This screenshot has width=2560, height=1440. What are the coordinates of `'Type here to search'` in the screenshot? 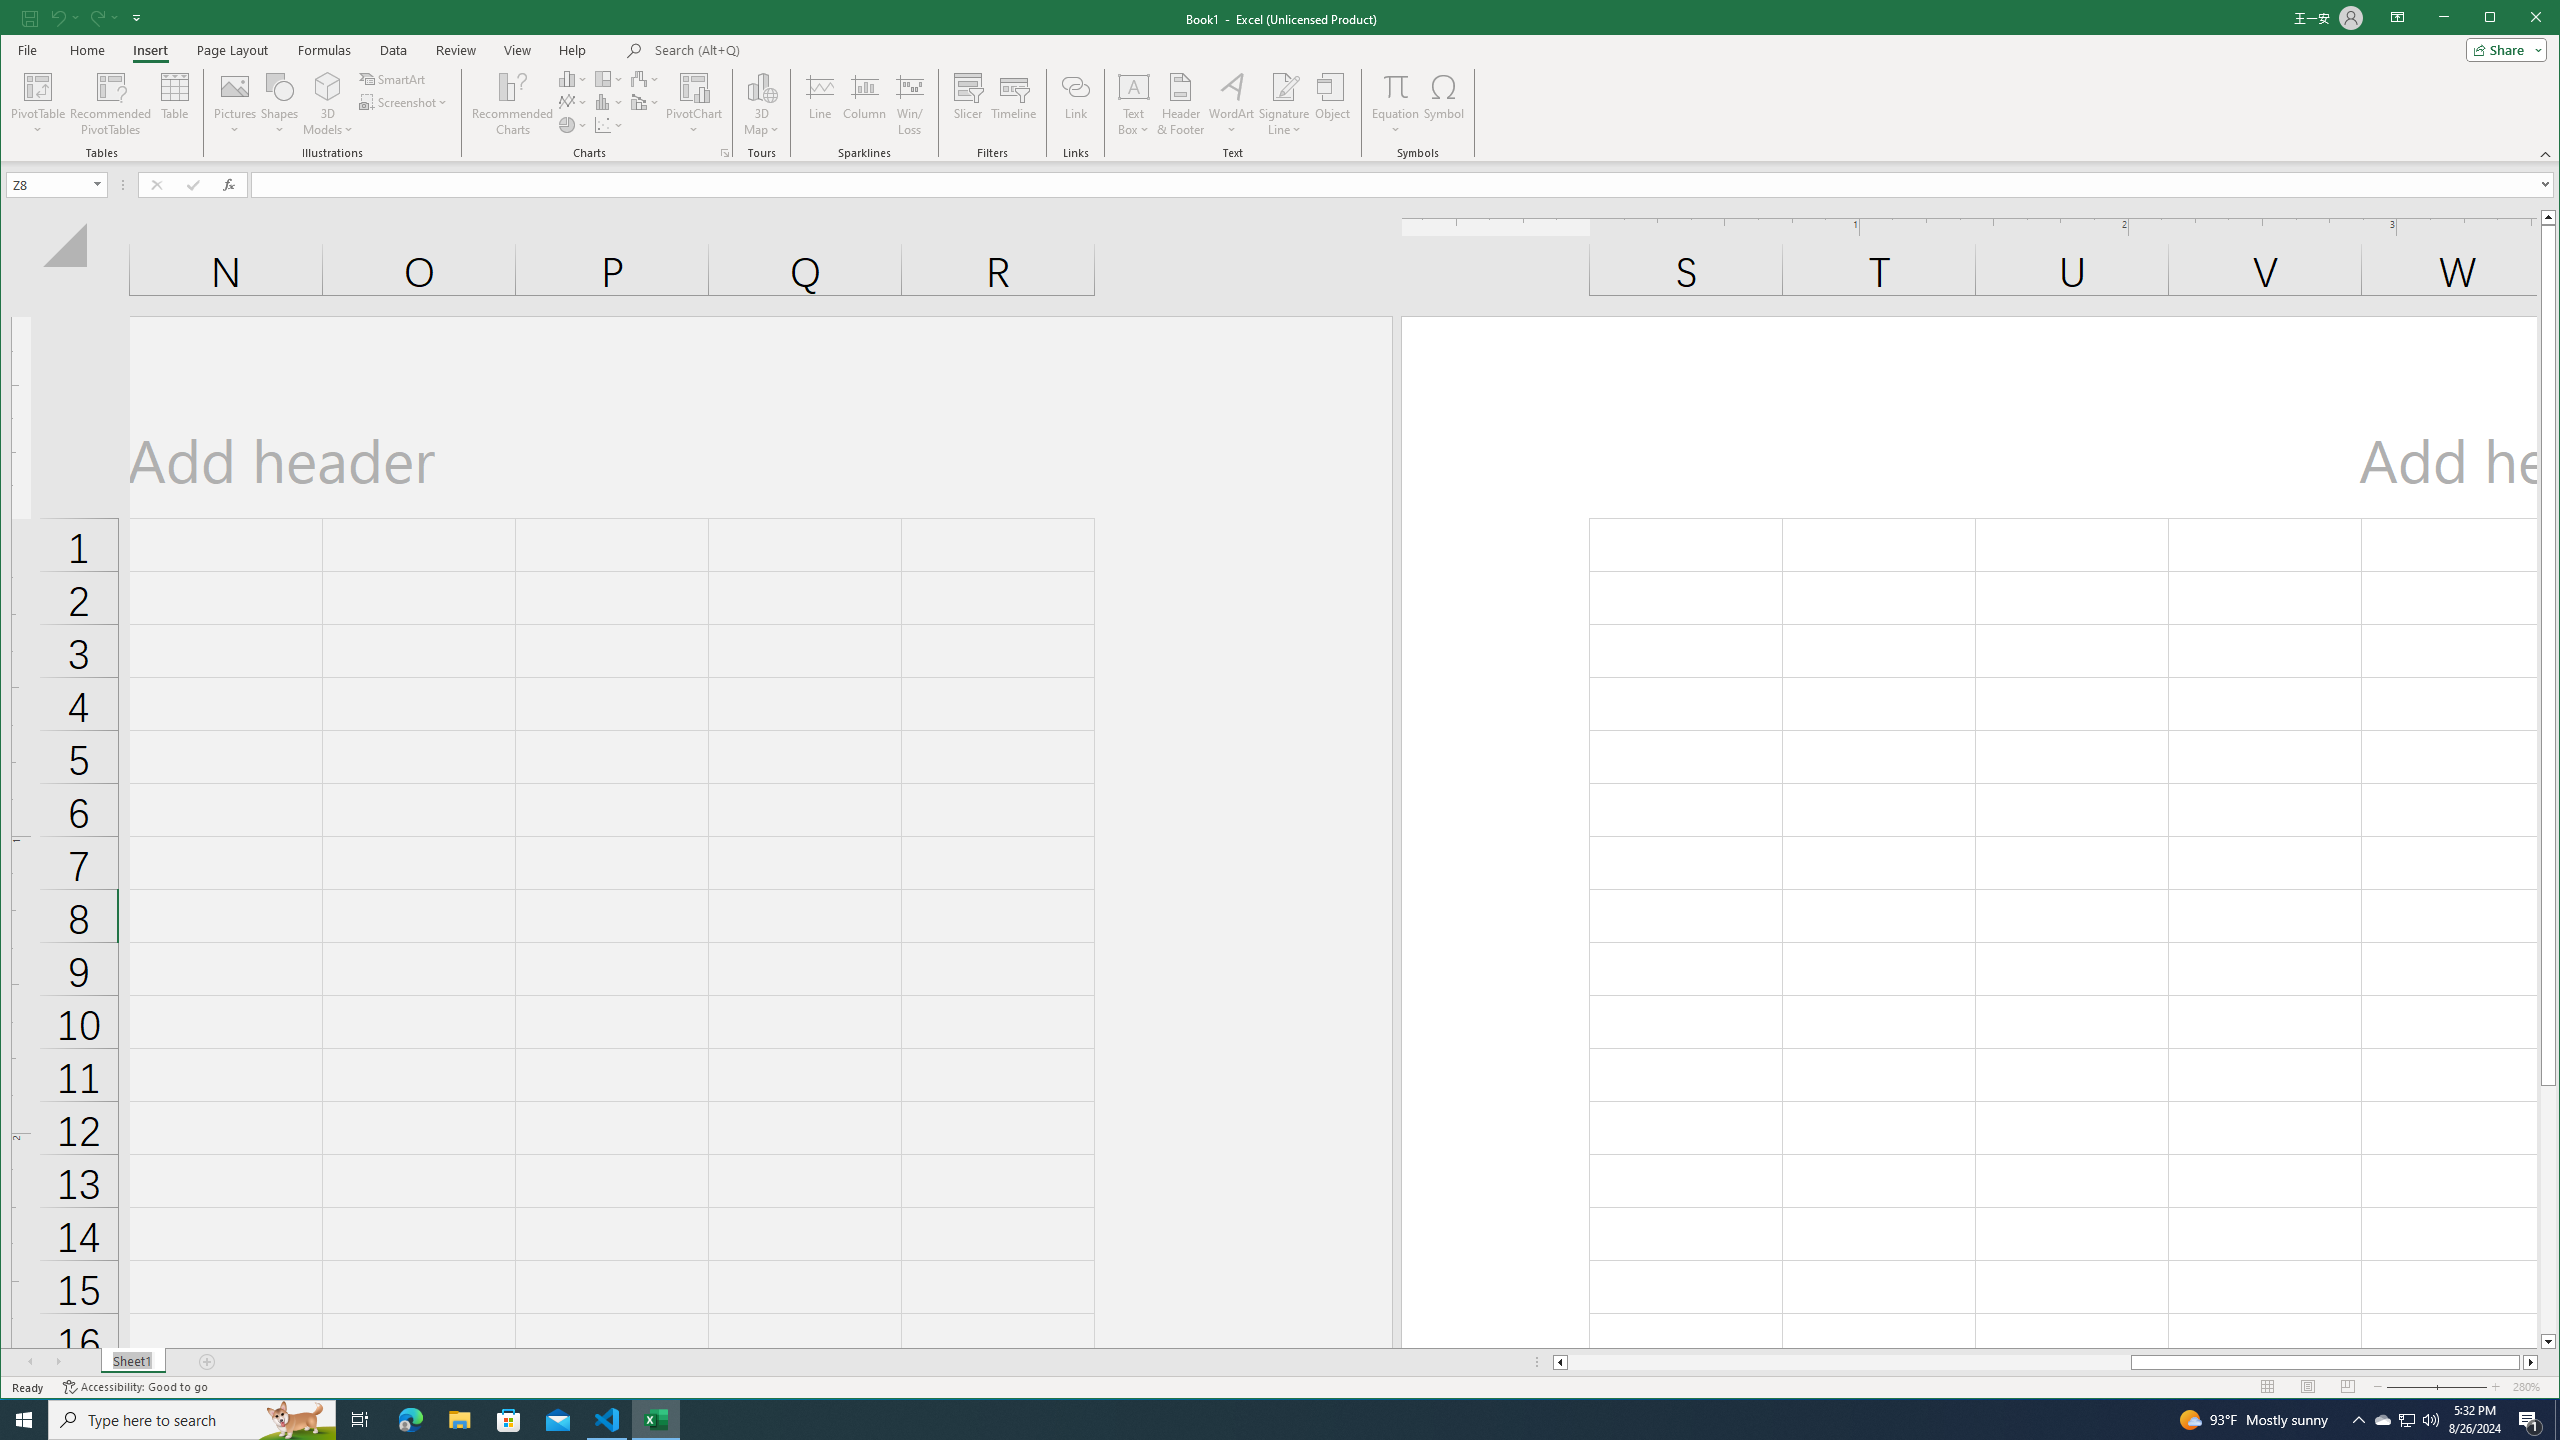 It's located at (191, 1418).